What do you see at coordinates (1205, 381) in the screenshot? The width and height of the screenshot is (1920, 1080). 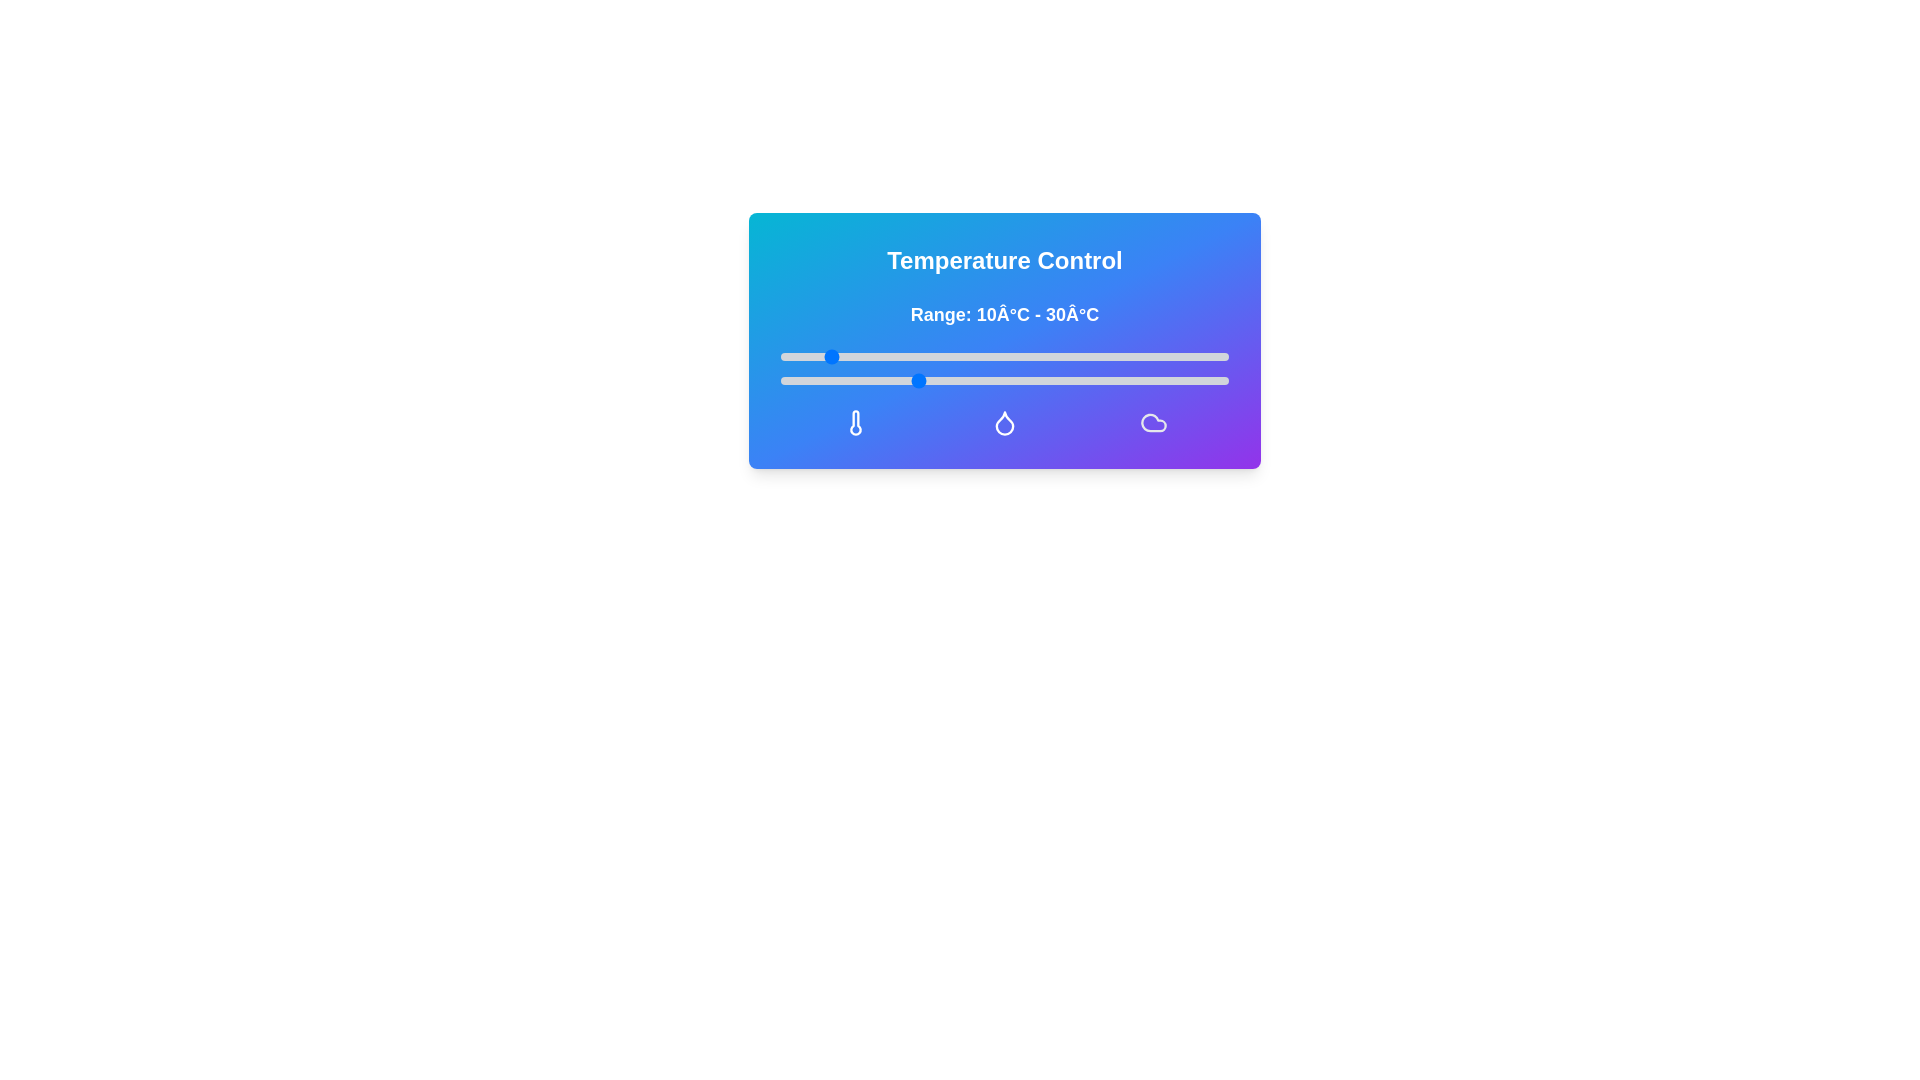 I see `the slider` at bounding box center [1205, 381].